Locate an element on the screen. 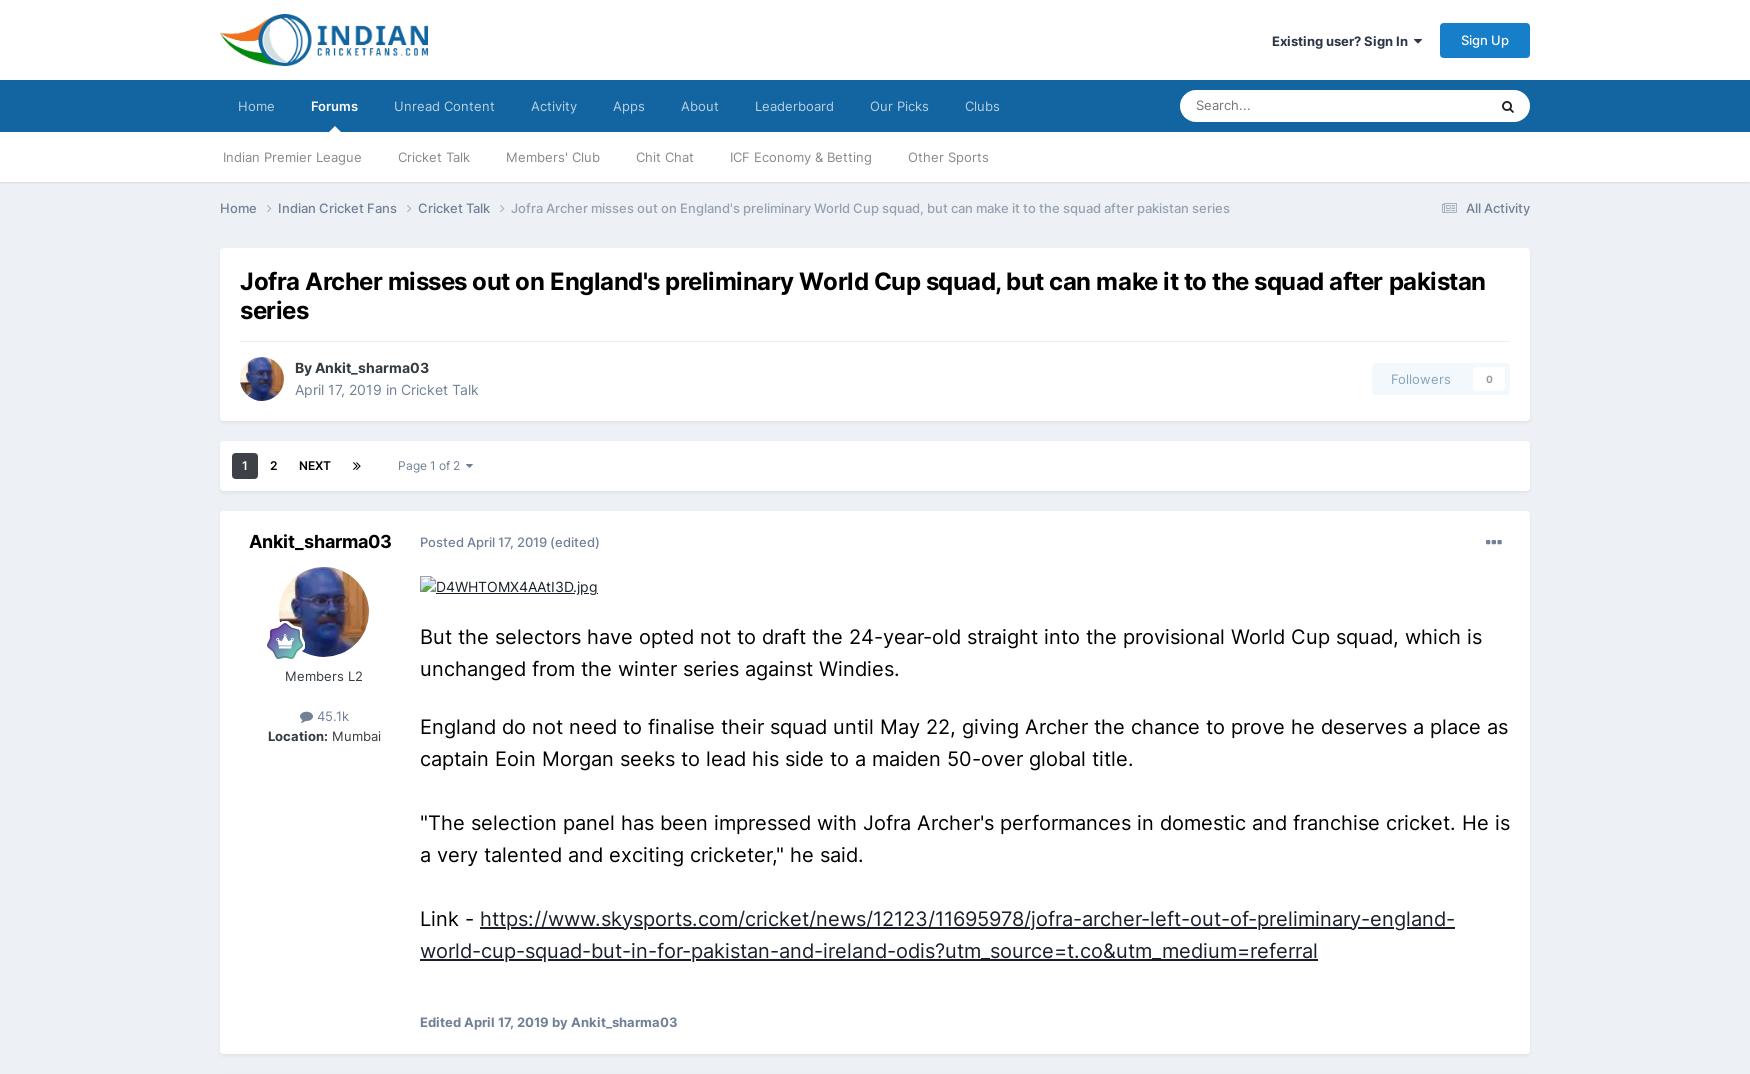 The height and width of the screenshot is (1074, 1750). 'About' is located at coordinates (700, 106).